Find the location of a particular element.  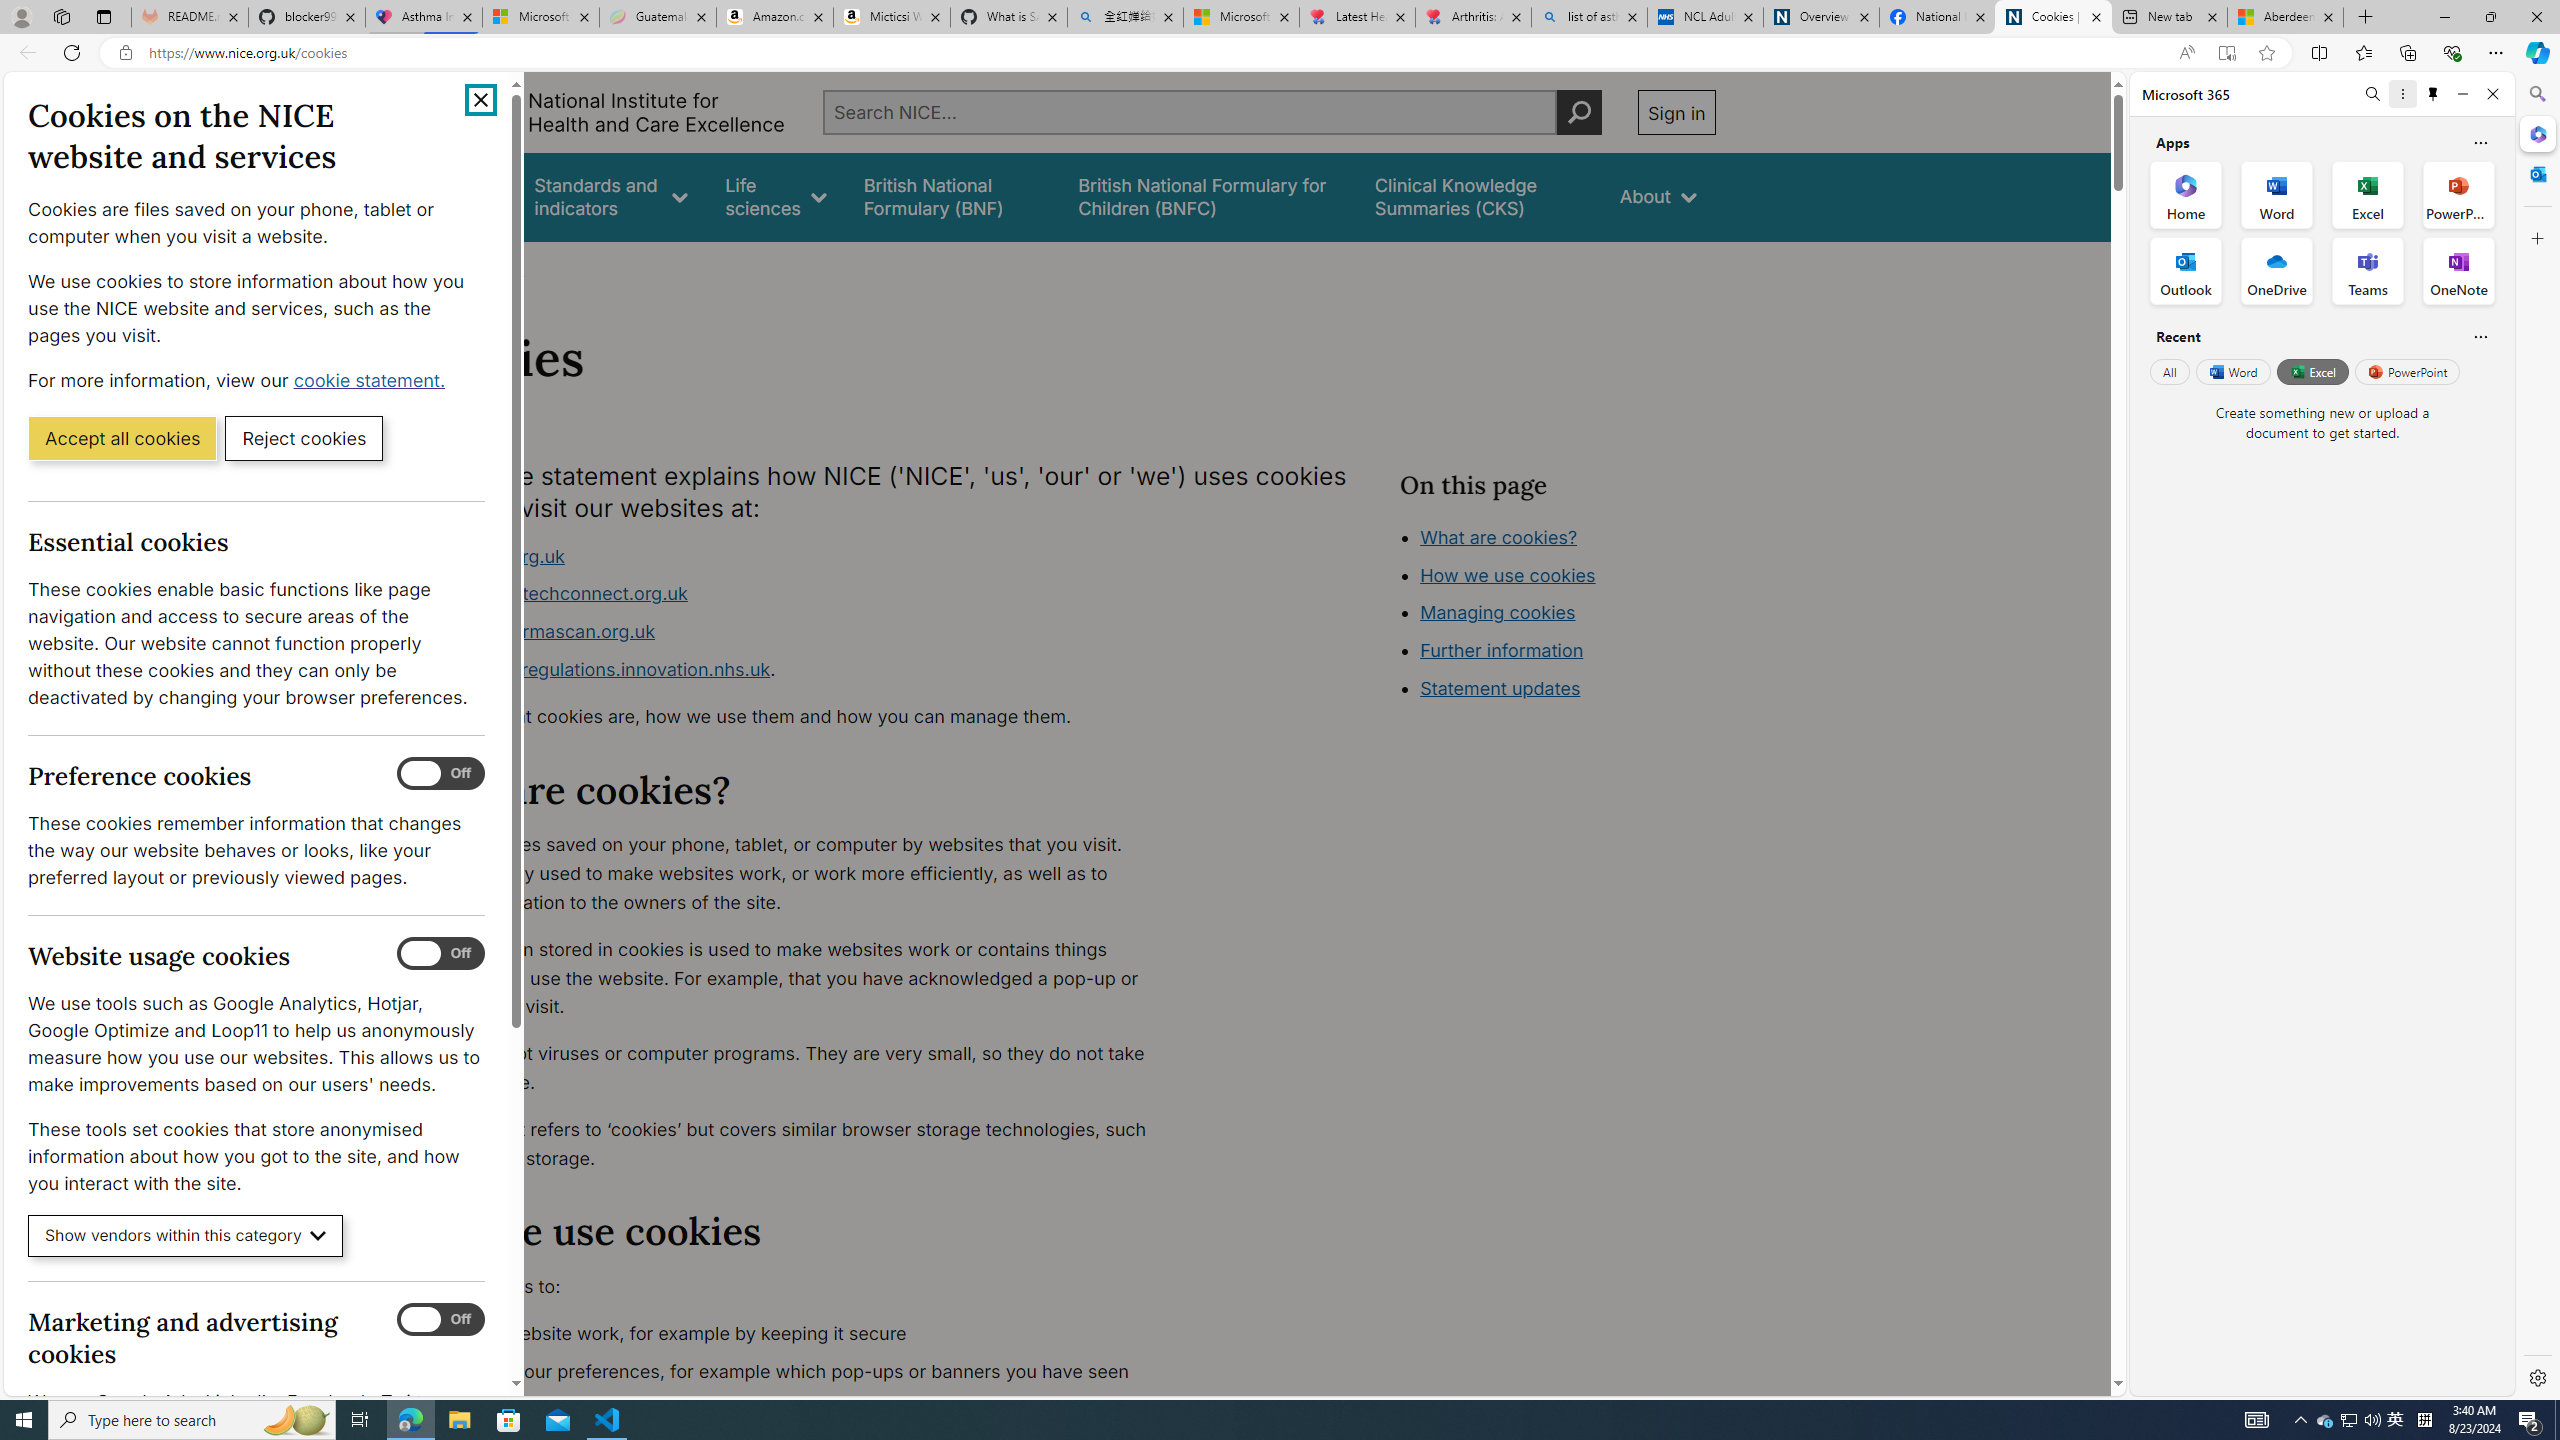

'Excel' is located at coordinates (2311, 371).